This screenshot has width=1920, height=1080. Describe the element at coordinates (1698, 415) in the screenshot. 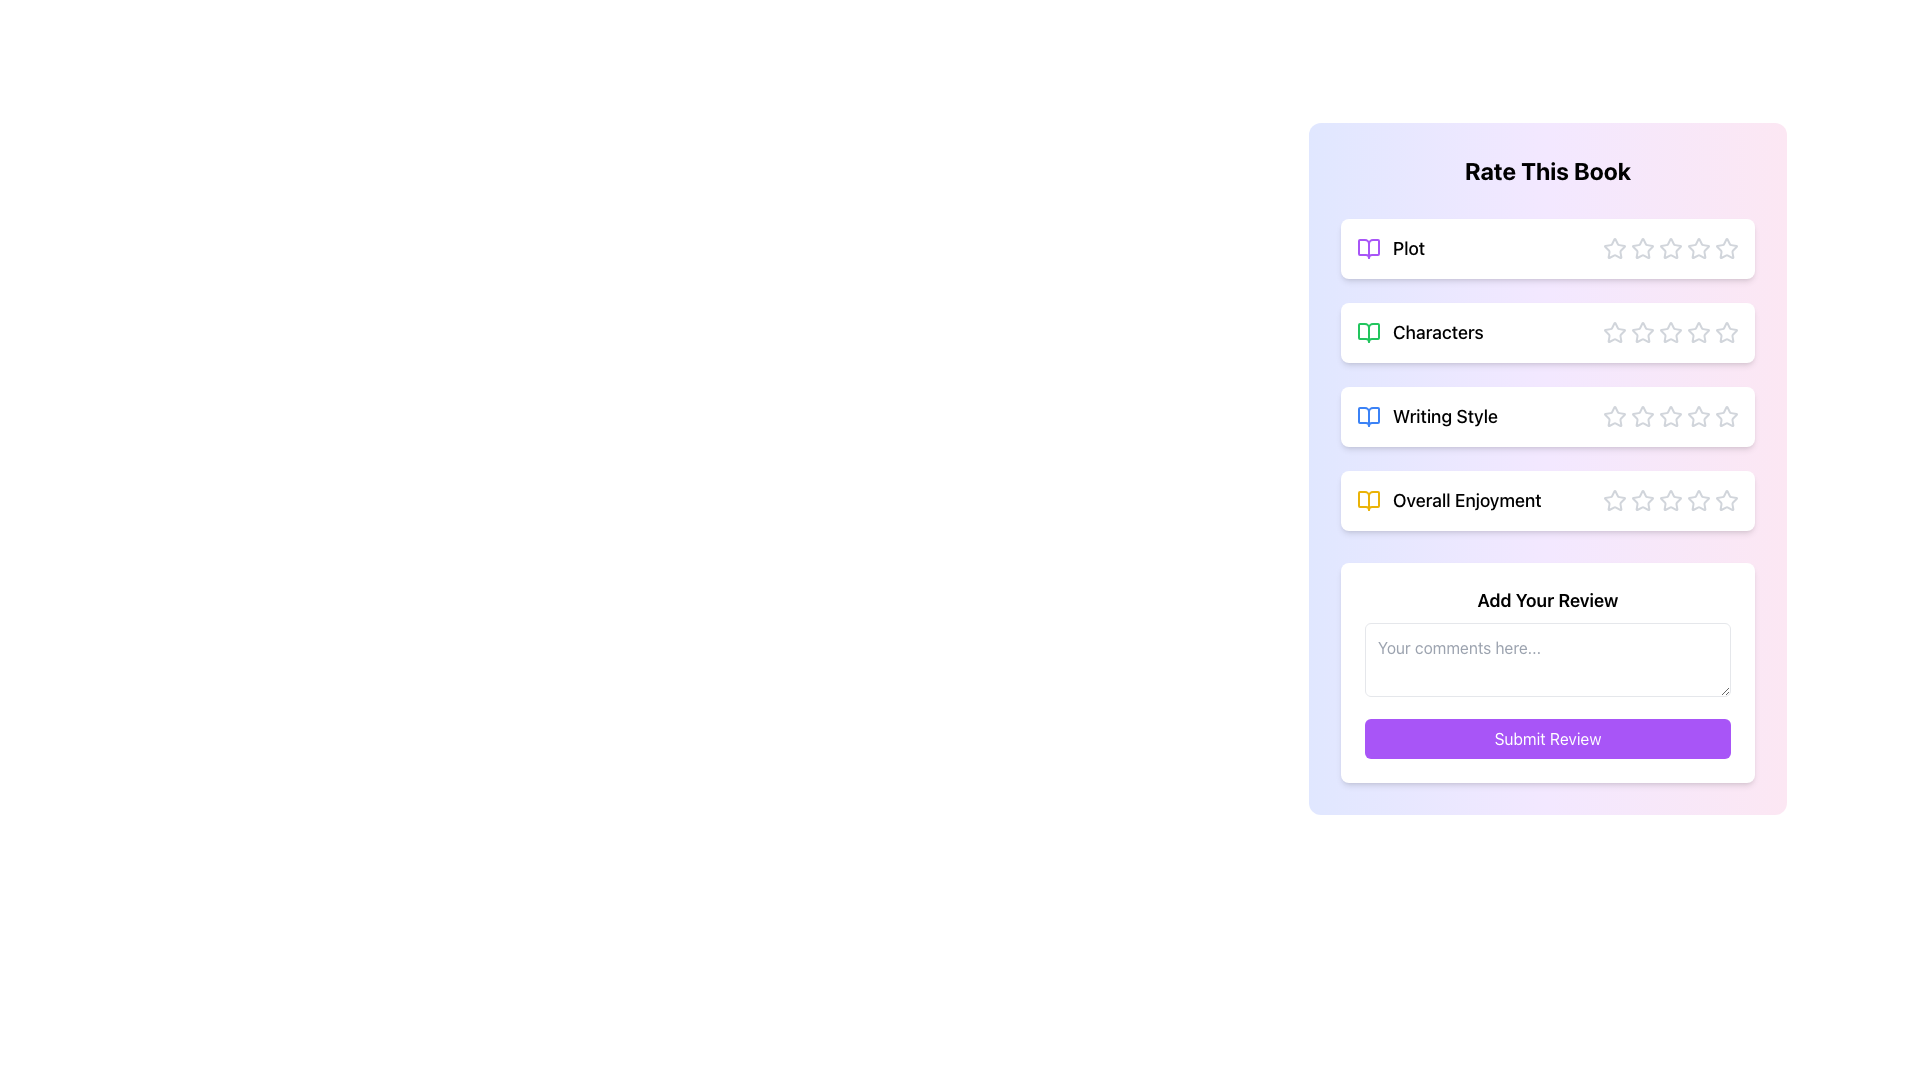

I see `the fifth star in the horizontal row for rating 'Writing Style' to rate it` at that location.